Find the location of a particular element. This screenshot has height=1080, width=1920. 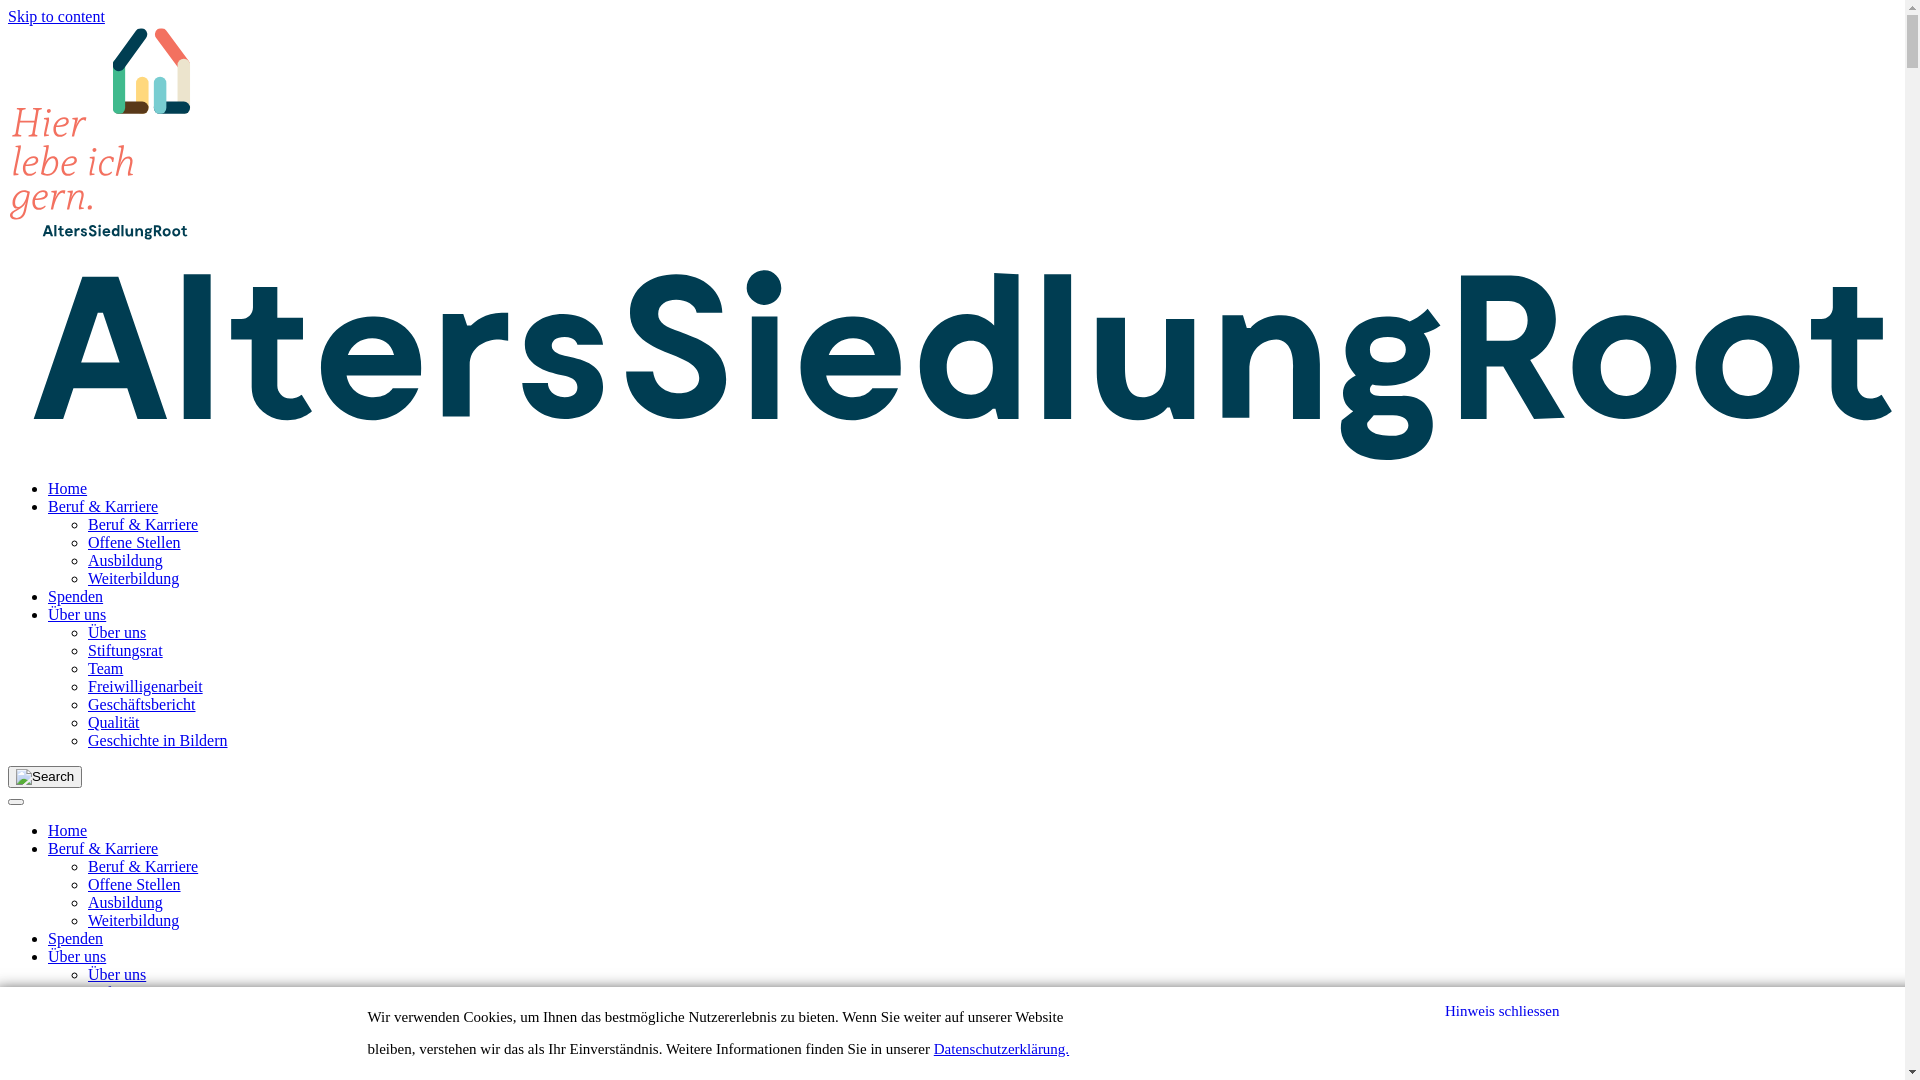

'Offene Stellen' is located at coordinates (133, 883).